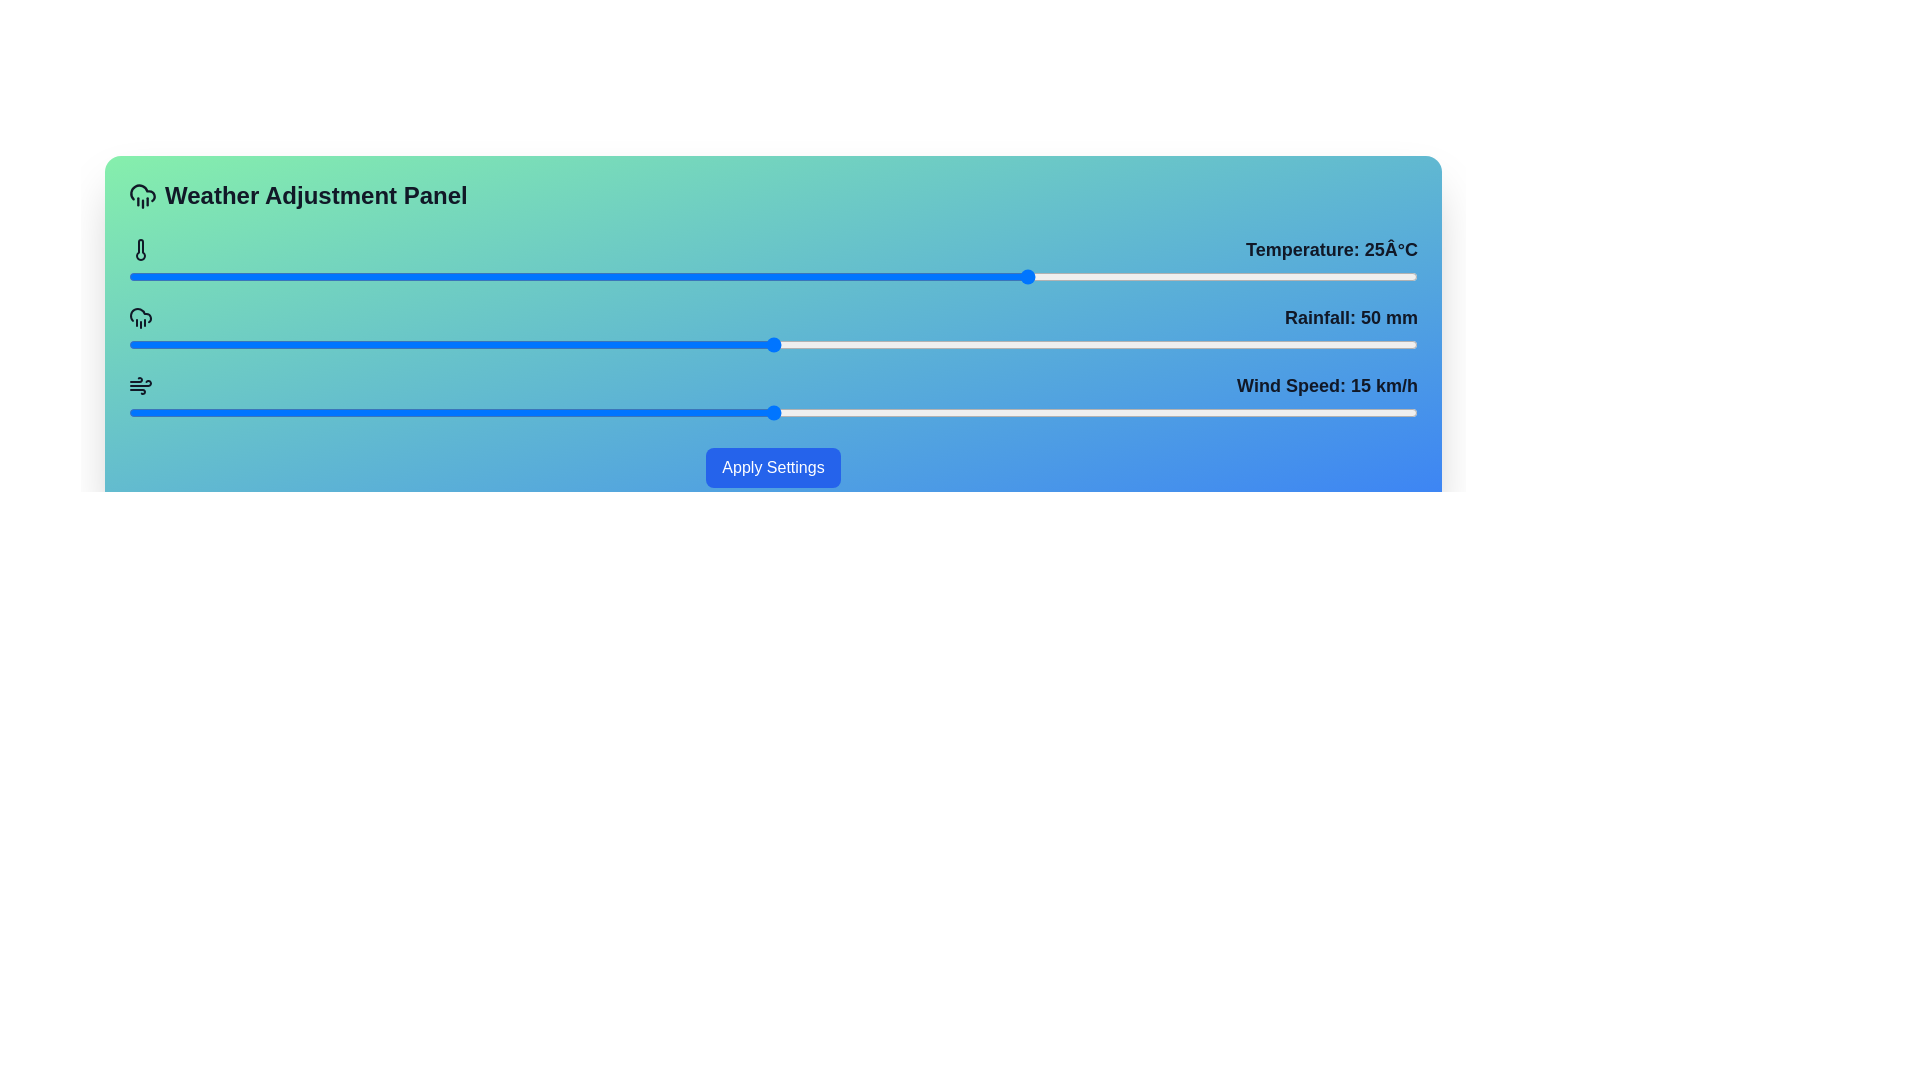 This screenshot has width=1920, height=1080. What do you see at coordinates (850, 277) in the screenshot?
I see `the temperature slider` at bounding box center [850, 277].